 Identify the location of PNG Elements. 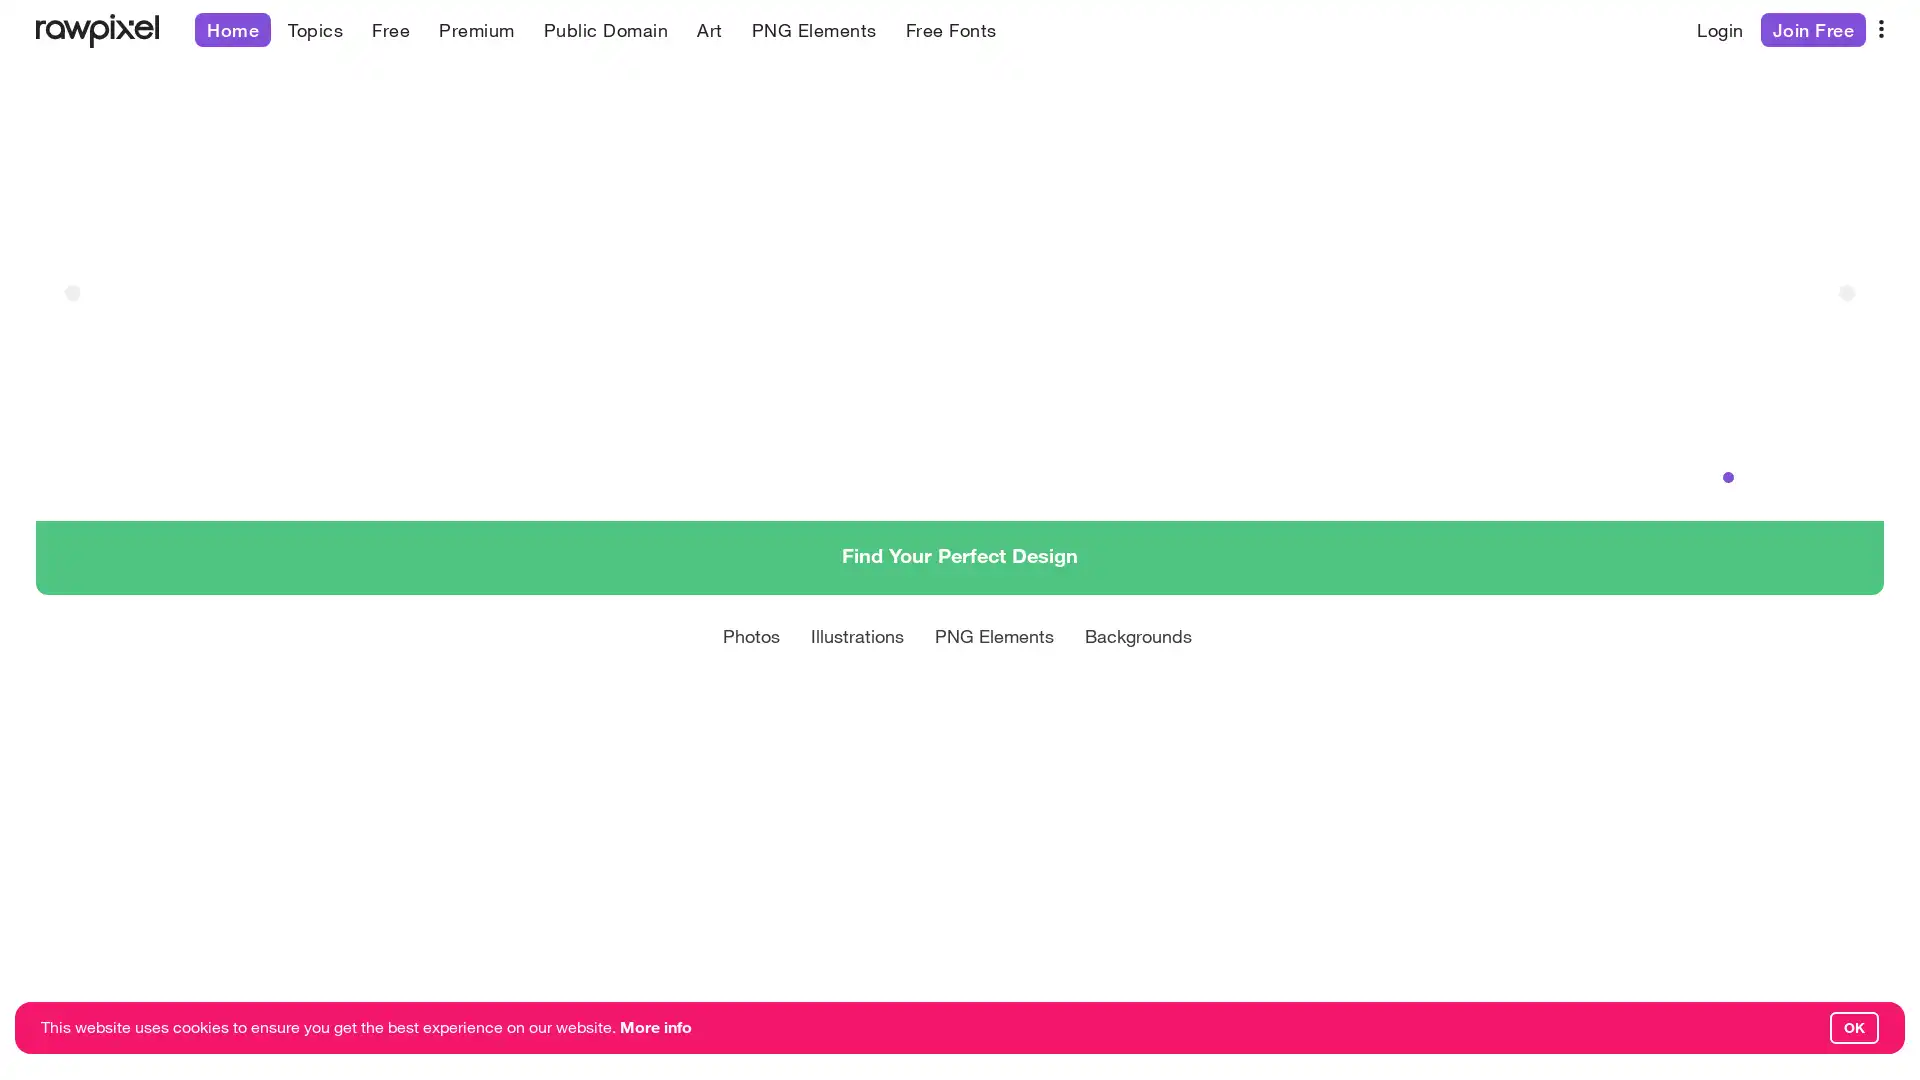
(994, 680).